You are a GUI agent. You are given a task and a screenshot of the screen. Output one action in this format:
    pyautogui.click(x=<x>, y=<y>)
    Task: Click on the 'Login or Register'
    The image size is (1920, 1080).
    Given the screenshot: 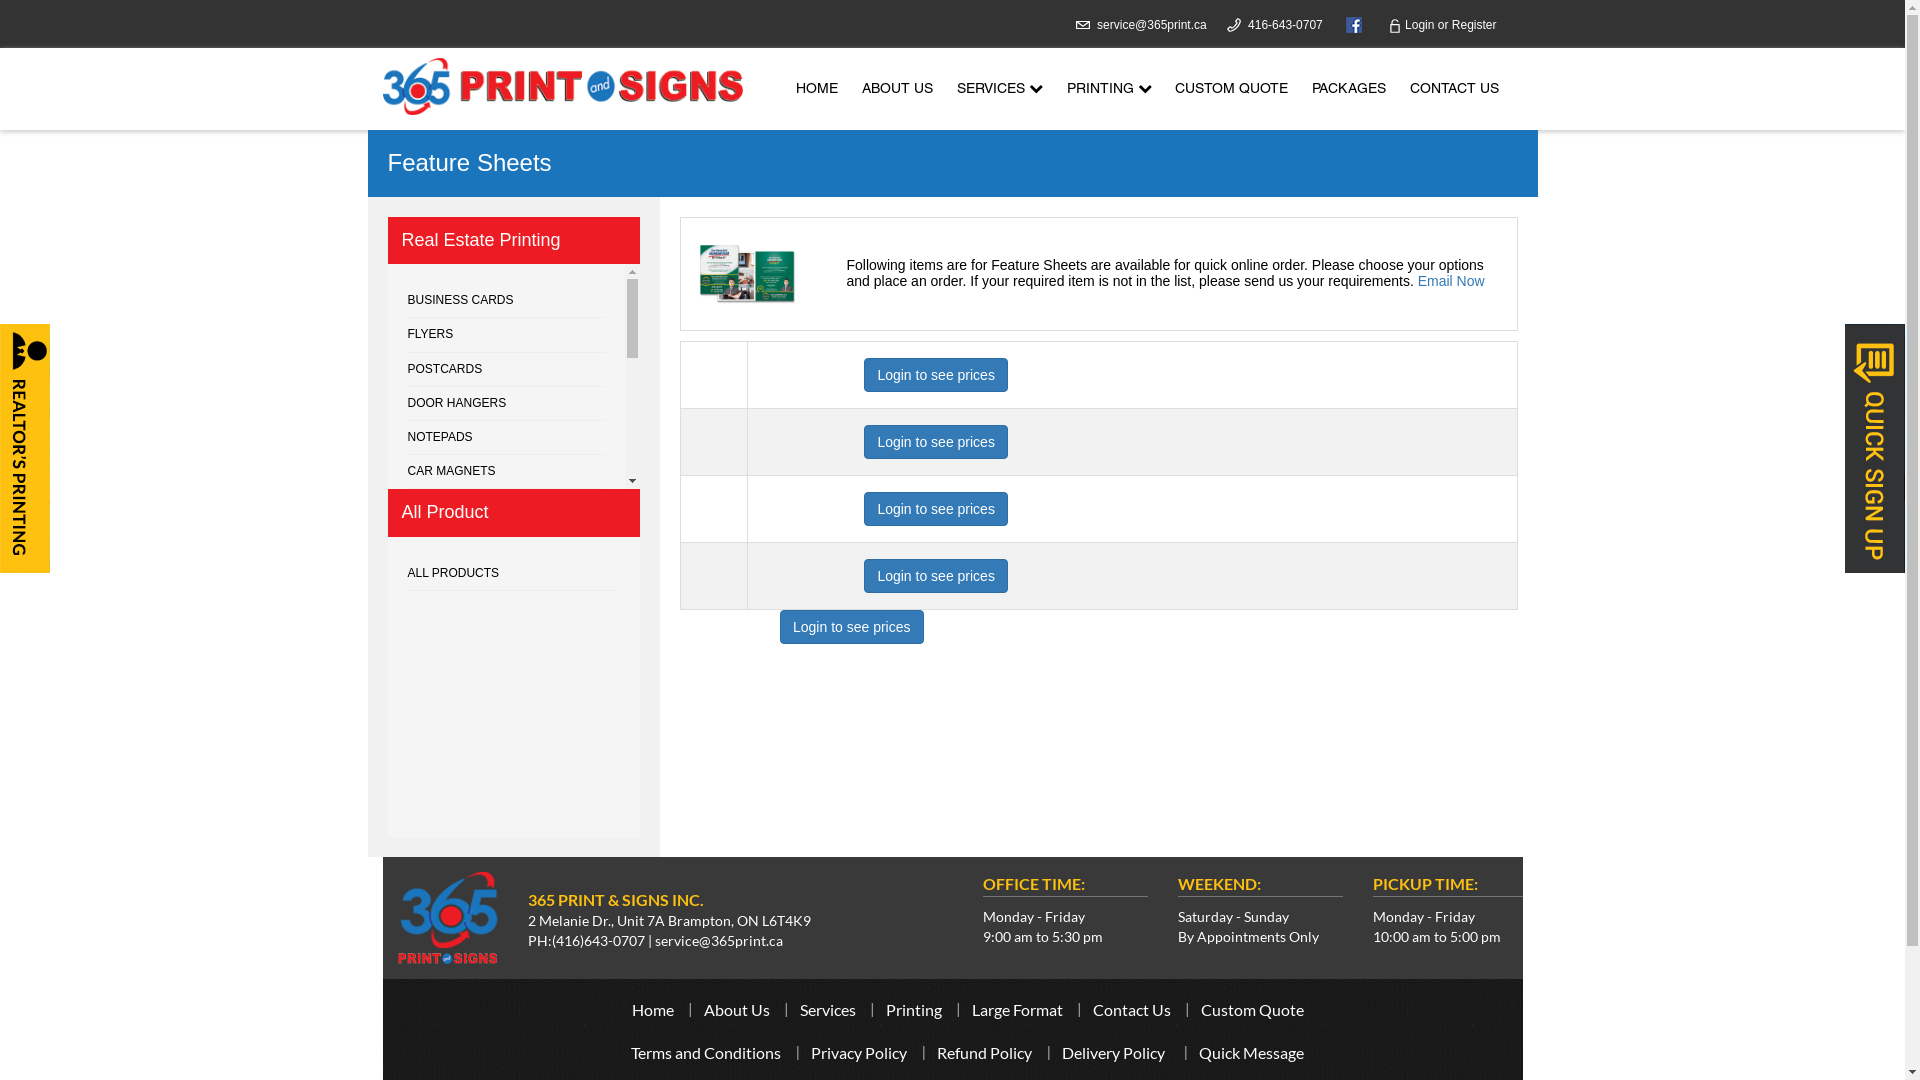 What is the action you would take?
    pyautogui.click(x=1442, y=24)
    